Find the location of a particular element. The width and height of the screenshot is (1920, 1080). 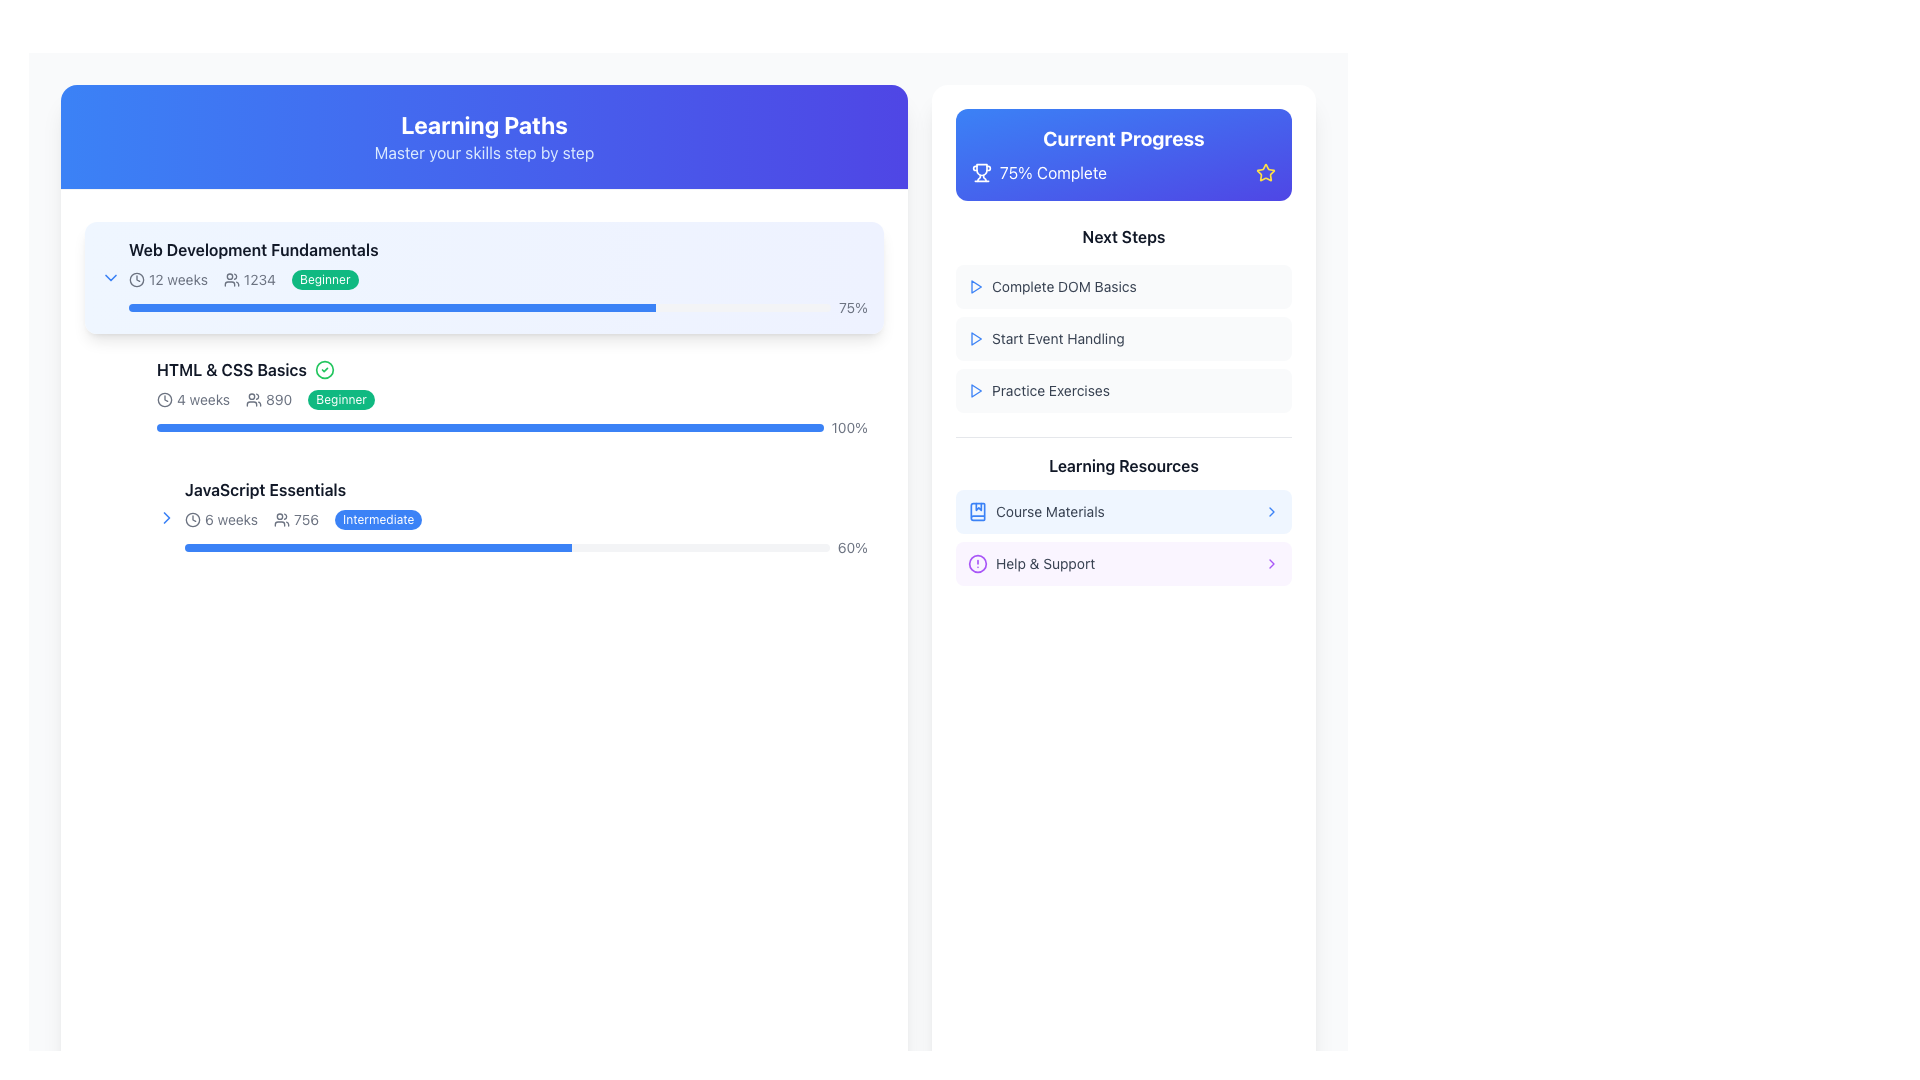

percentage and completion status displayed in the '75% Complete' text label located in the 'Current Progress' section on the upper-right card of the layout is located at coordinates (1052, 172).